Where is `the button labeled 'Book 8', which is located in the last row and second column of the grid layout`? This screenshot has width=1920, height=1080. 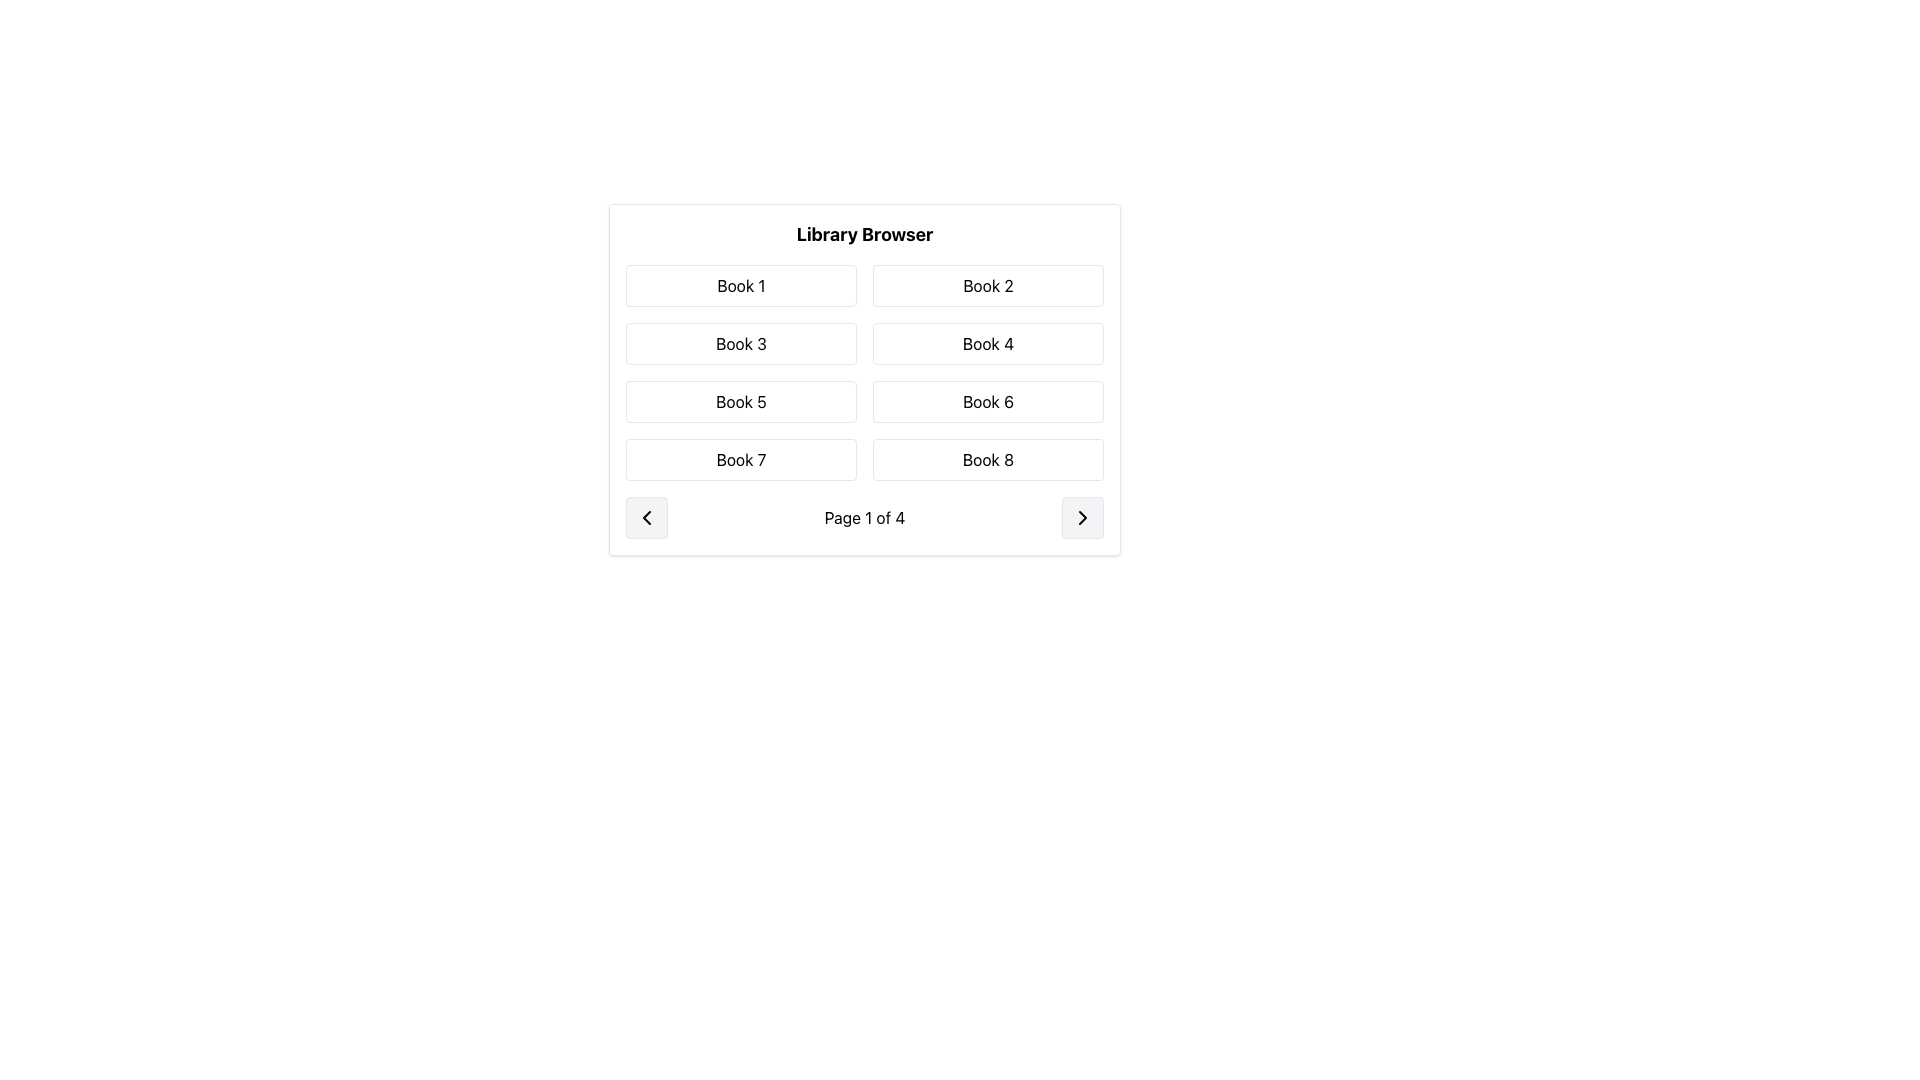 the button labeled 'Book 8', which is located in the last row and second column of the grid layout is located at coordinates (988, 459).